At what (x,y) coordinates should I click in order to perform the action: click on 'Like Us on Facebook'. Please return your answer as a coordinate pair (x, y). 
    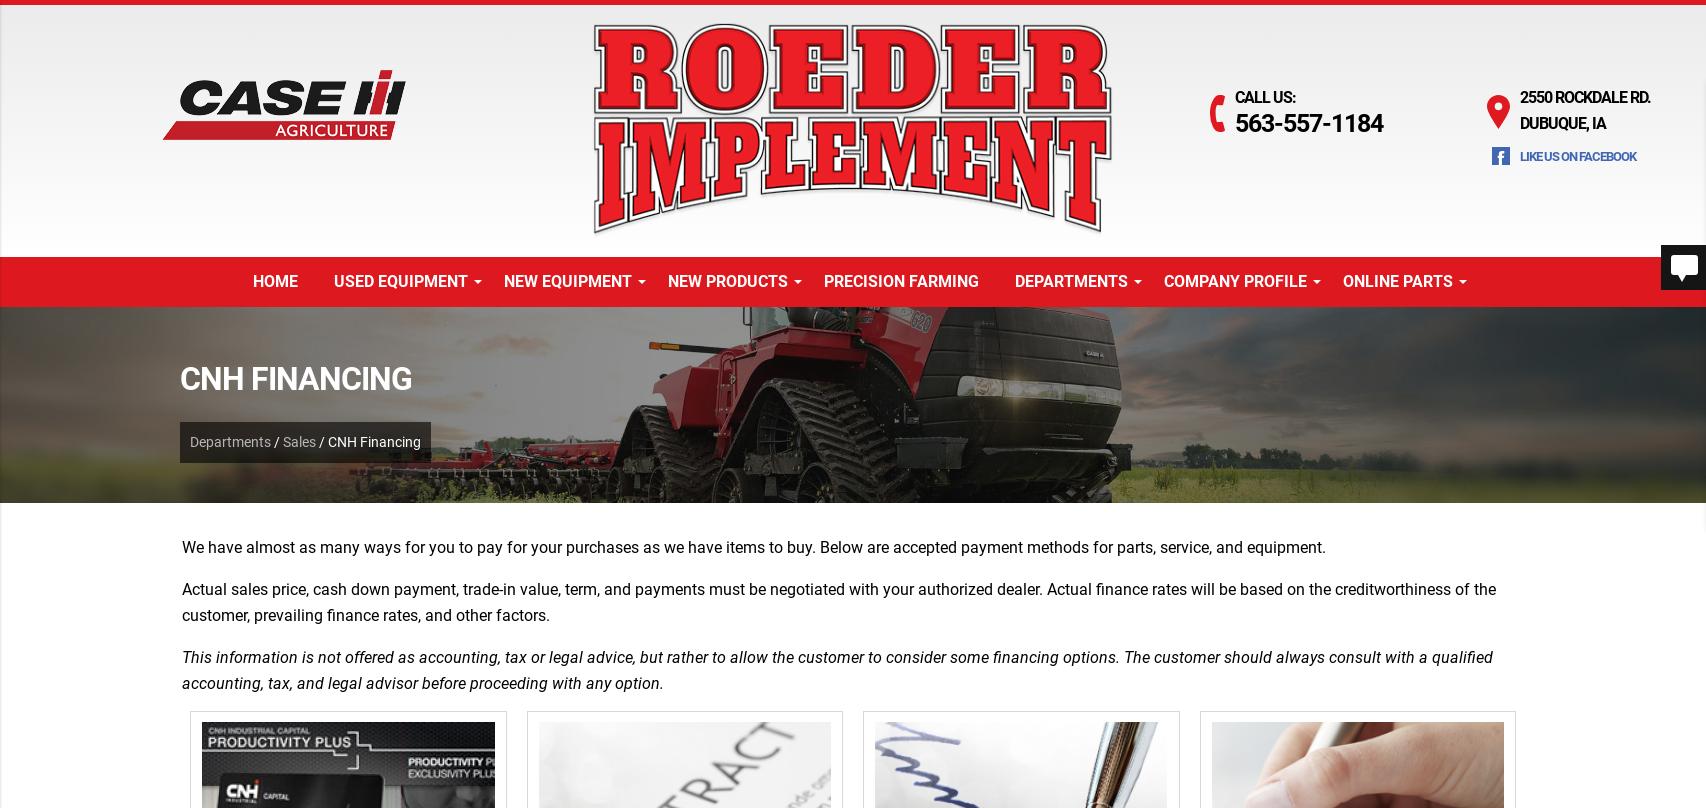
    Looking at the image, I should click on (1576, 155).